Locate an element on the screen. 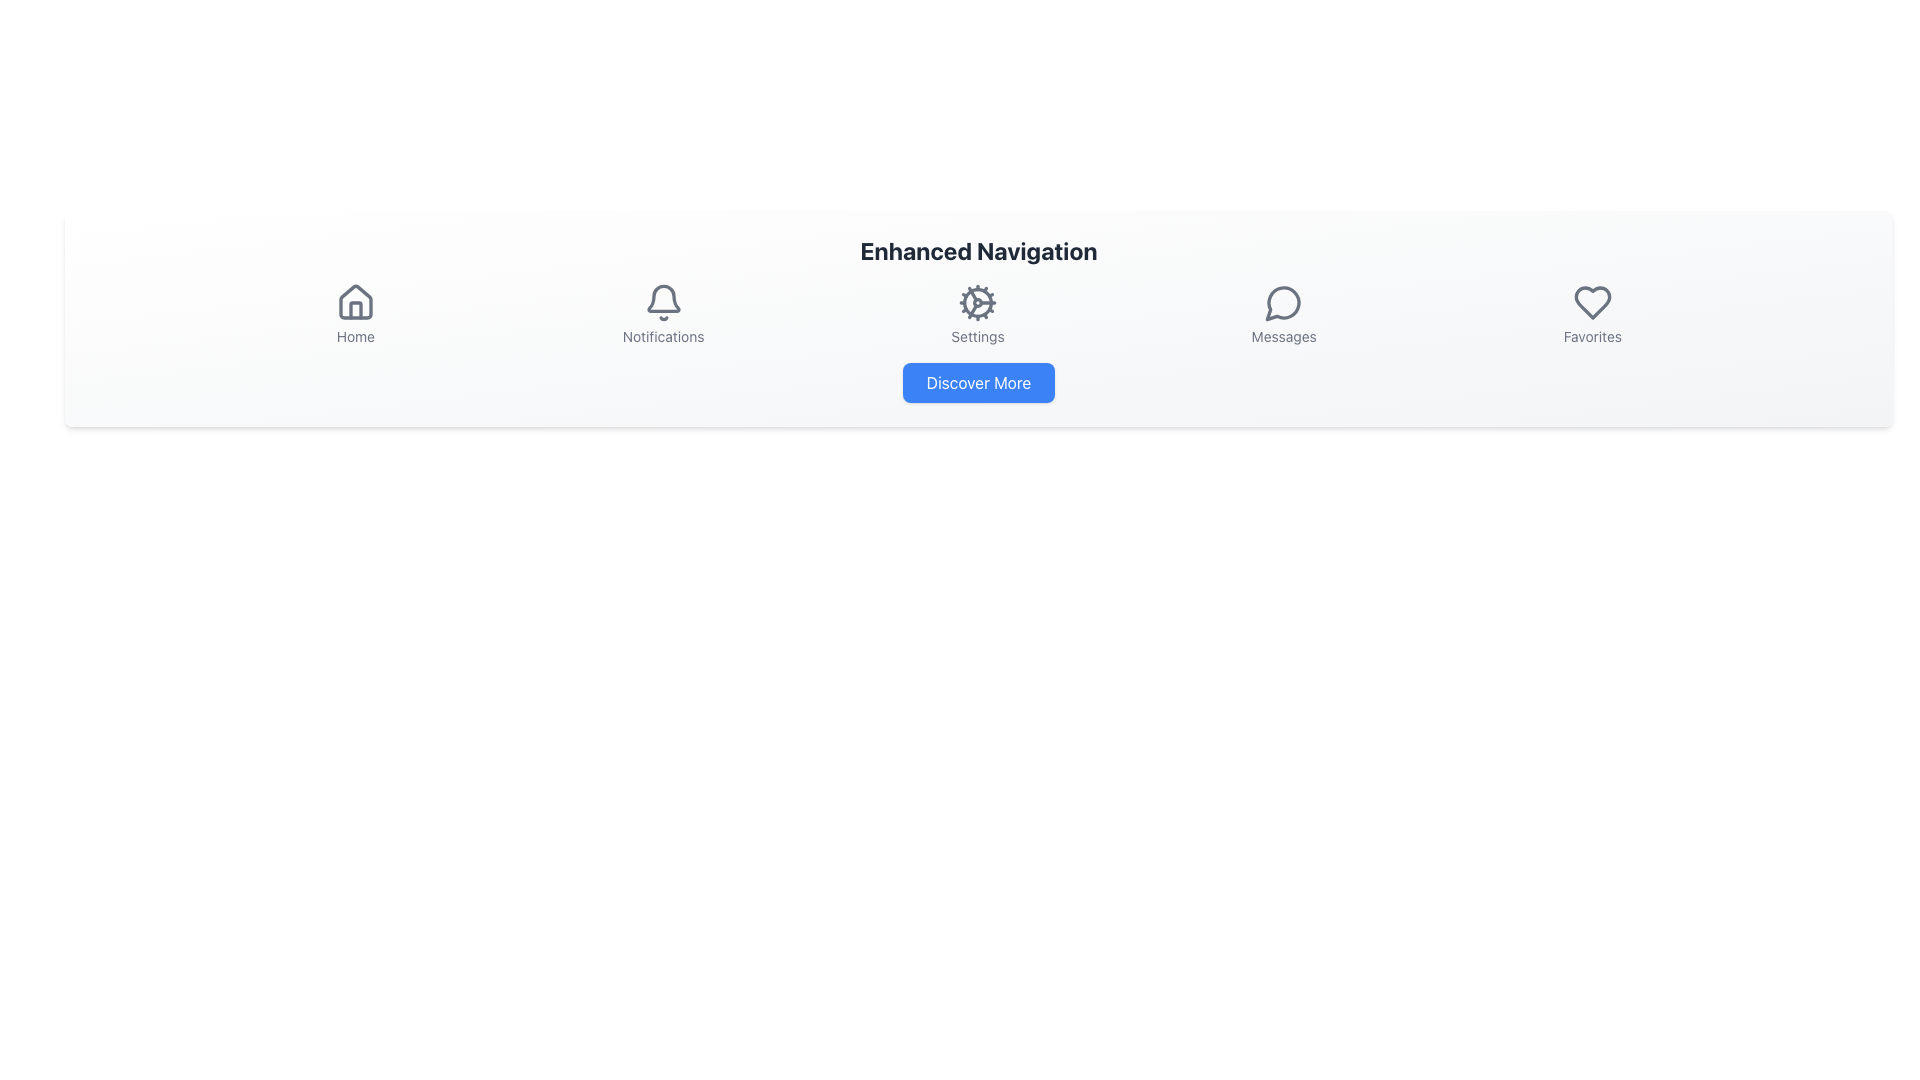 The width and height of the screenshot is (1920, 1080). the Label Text element that describes the notifications feature, located below the bell icon in the navigation bar is located at coordinates (663, 335).